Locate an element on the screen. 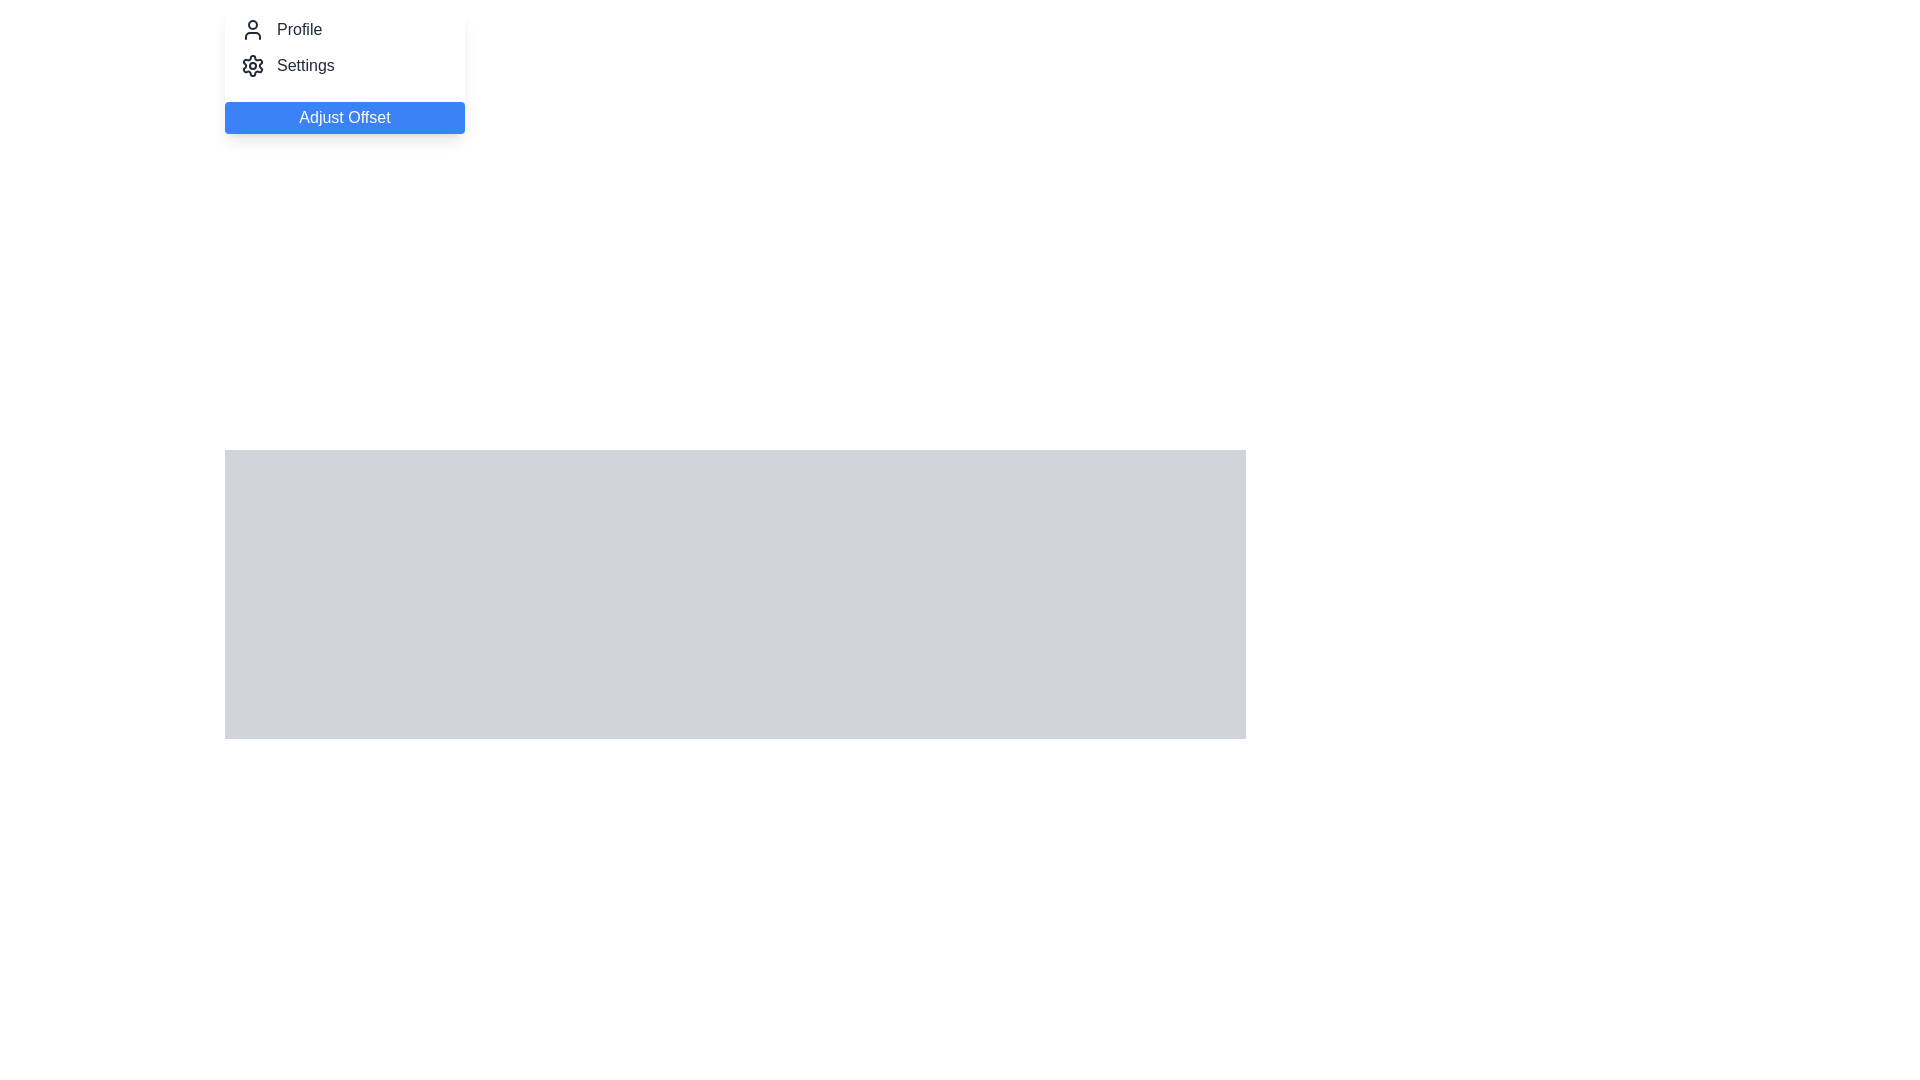 This screenshot has width=1920, height=1080. the settings icon located in the top-left region of the page is located at coordinates (252, 64).